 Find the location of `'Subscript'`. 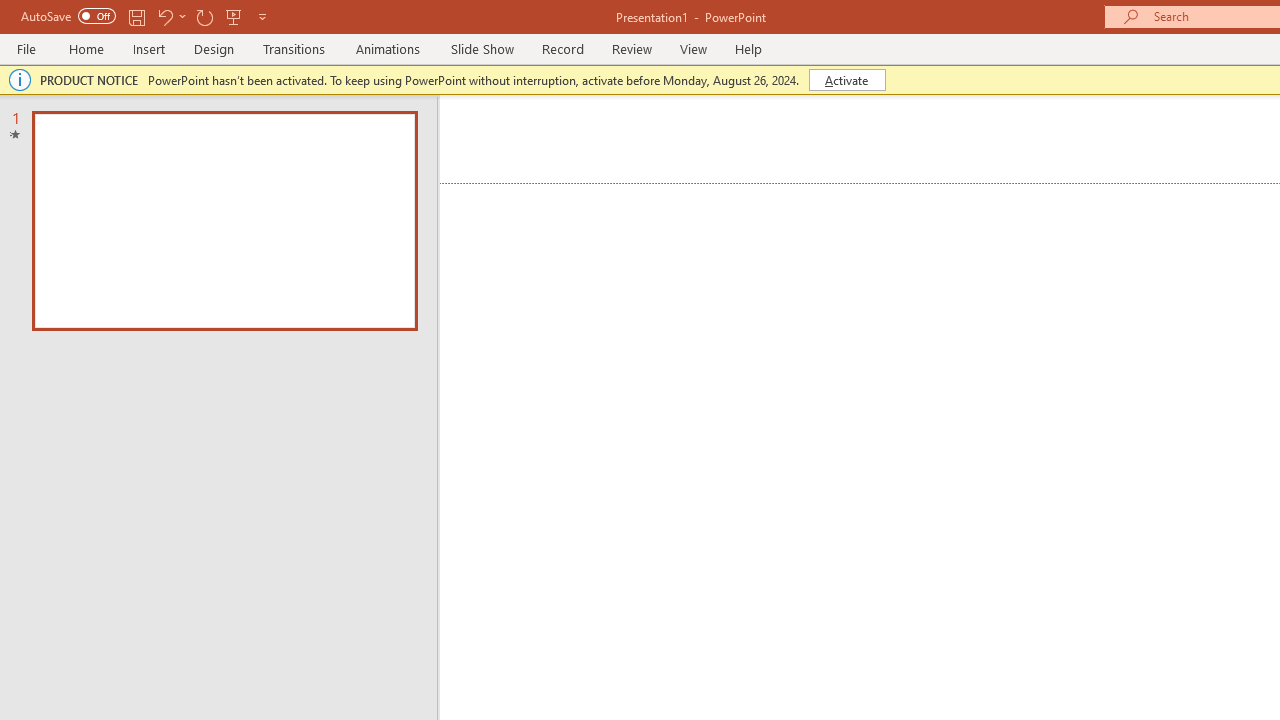

'Subscript' is located at coordinates (350, 181).